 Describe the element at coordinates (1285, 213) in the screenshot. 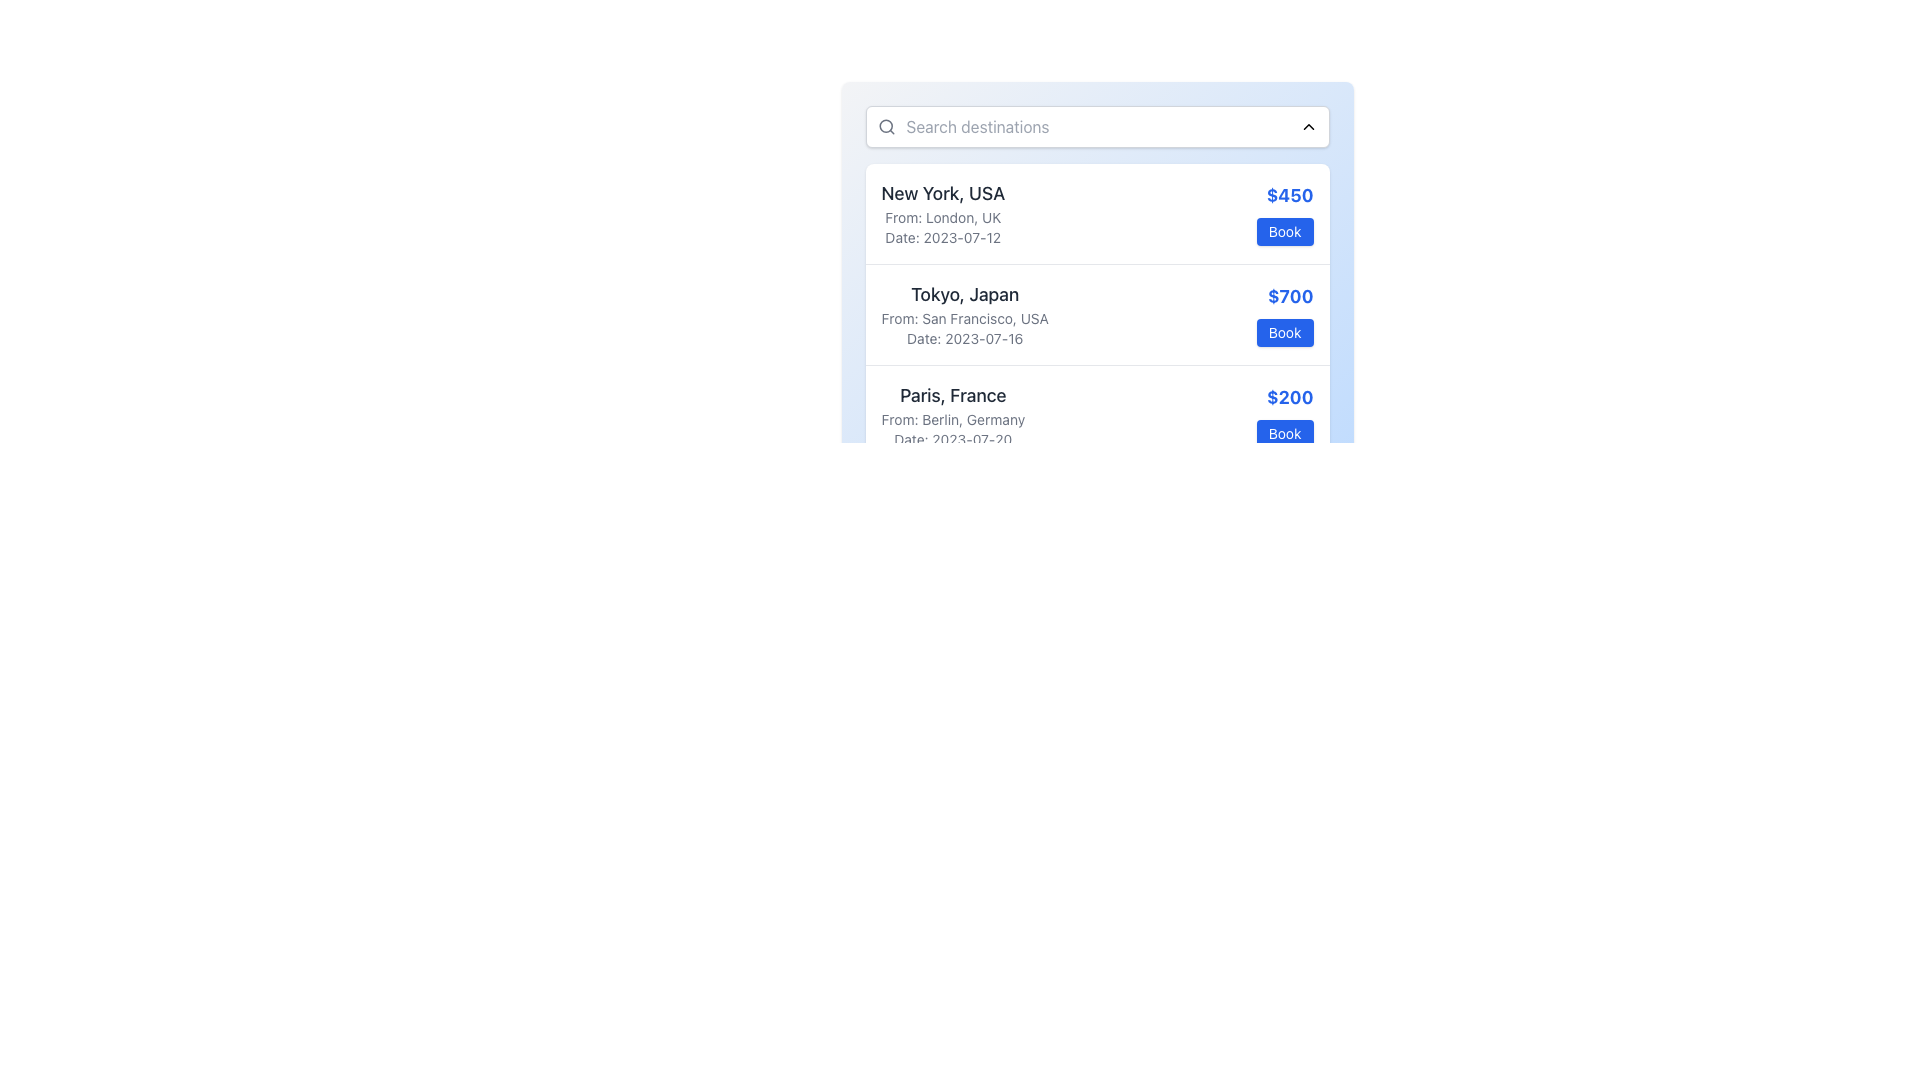

I see `the bold blue price label "$450" in the top right portion of the travel offers list` at that location.